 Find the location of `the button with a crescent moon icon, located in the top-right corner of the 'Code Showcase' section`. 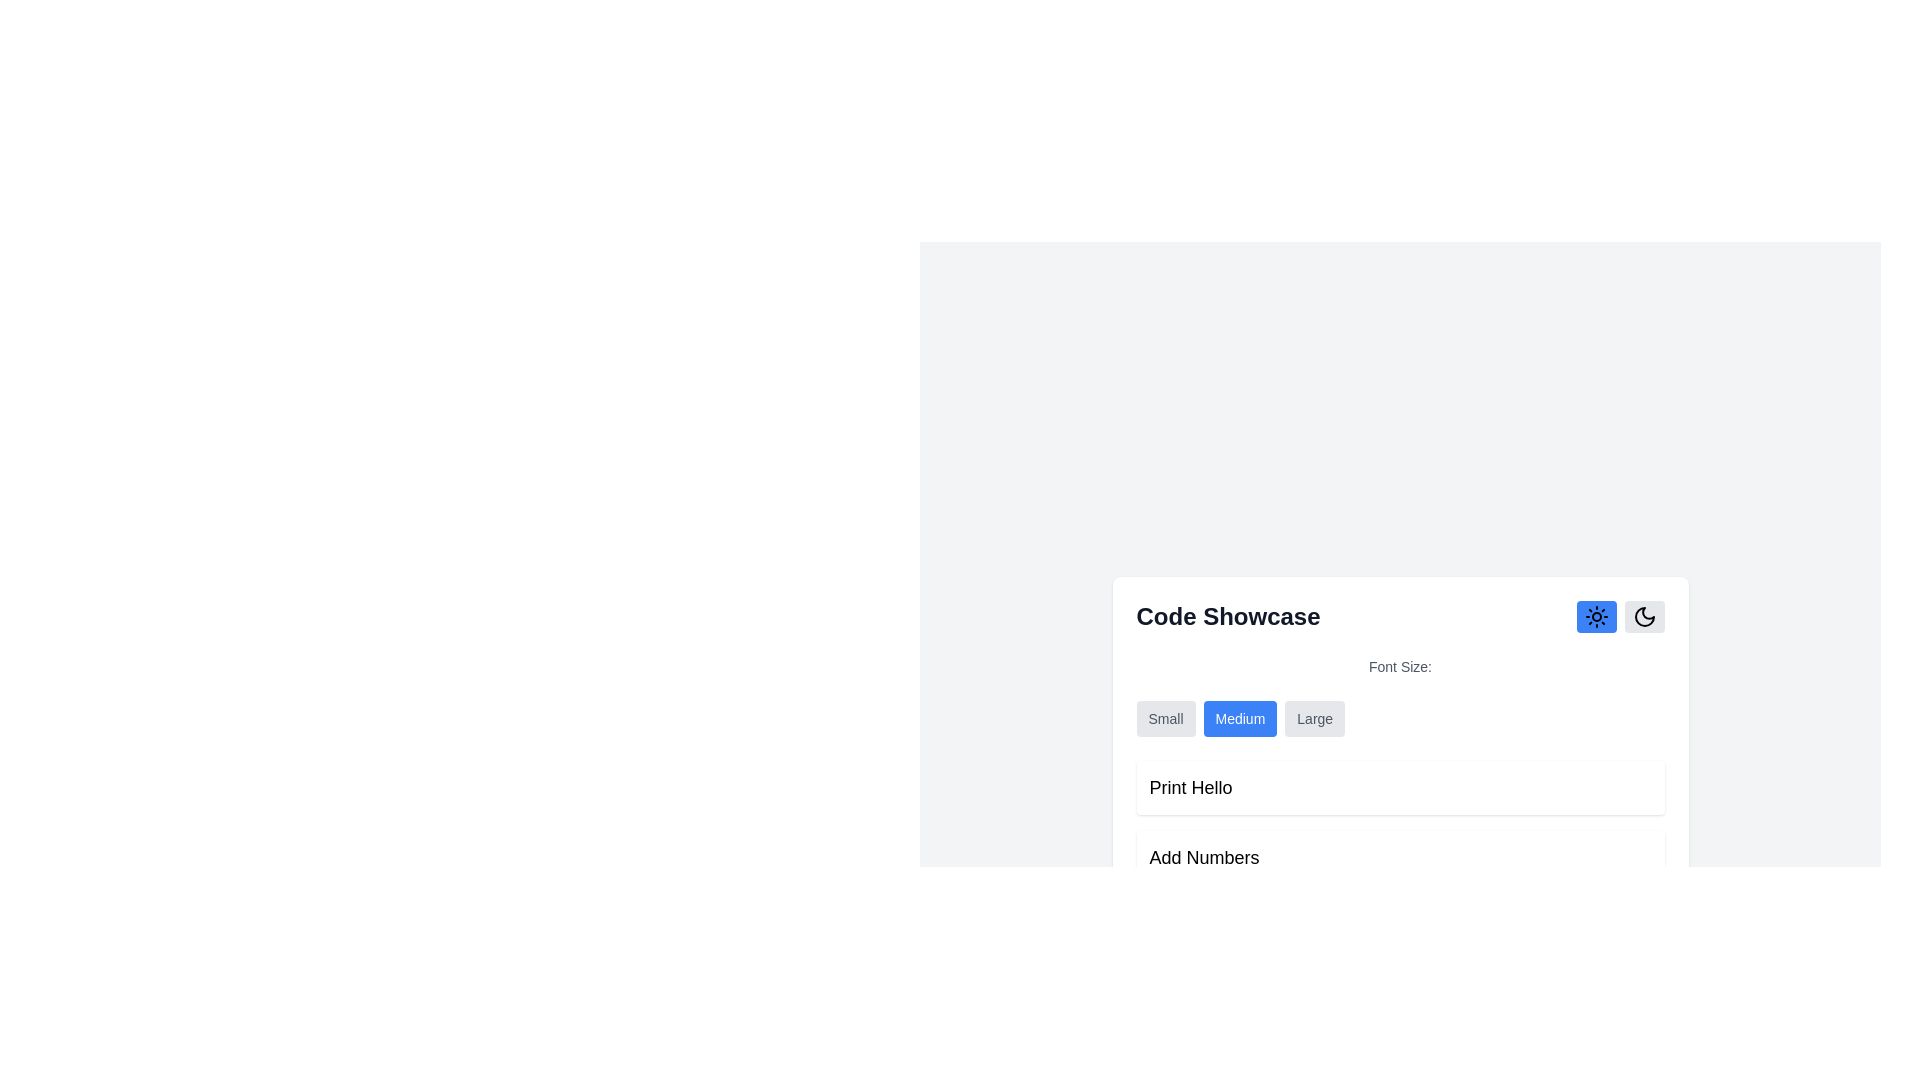

the button with a crescent moon icon, located in the top-right corner of the 'Code Showcase' section is located at coordinates (1644, 616).